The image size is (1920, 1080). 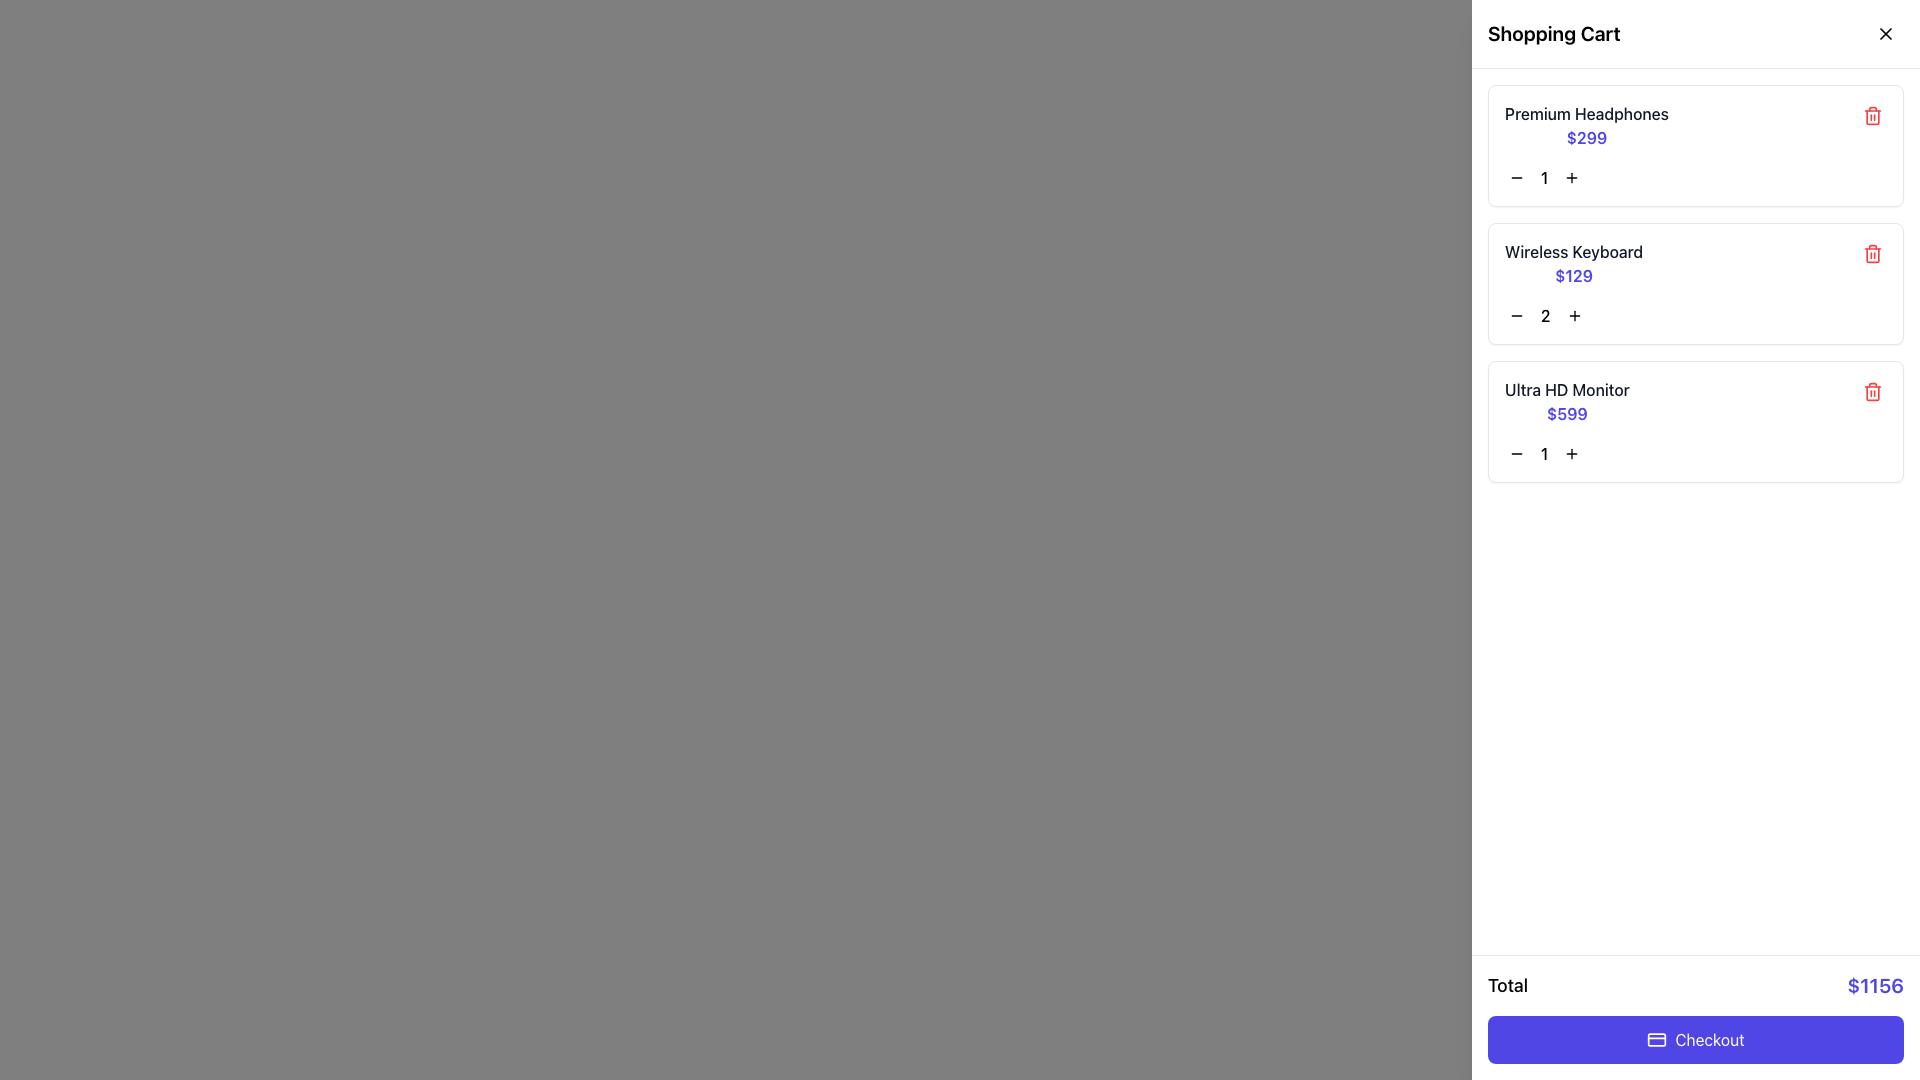 What do you see at coordinates (1874, 985) in the screenshot?
I see `the total amount text label that displays the sum of items in the shopping cart located in the lower-right corner of the interface, beneath the listed products` at bounding box center [1874, 985].